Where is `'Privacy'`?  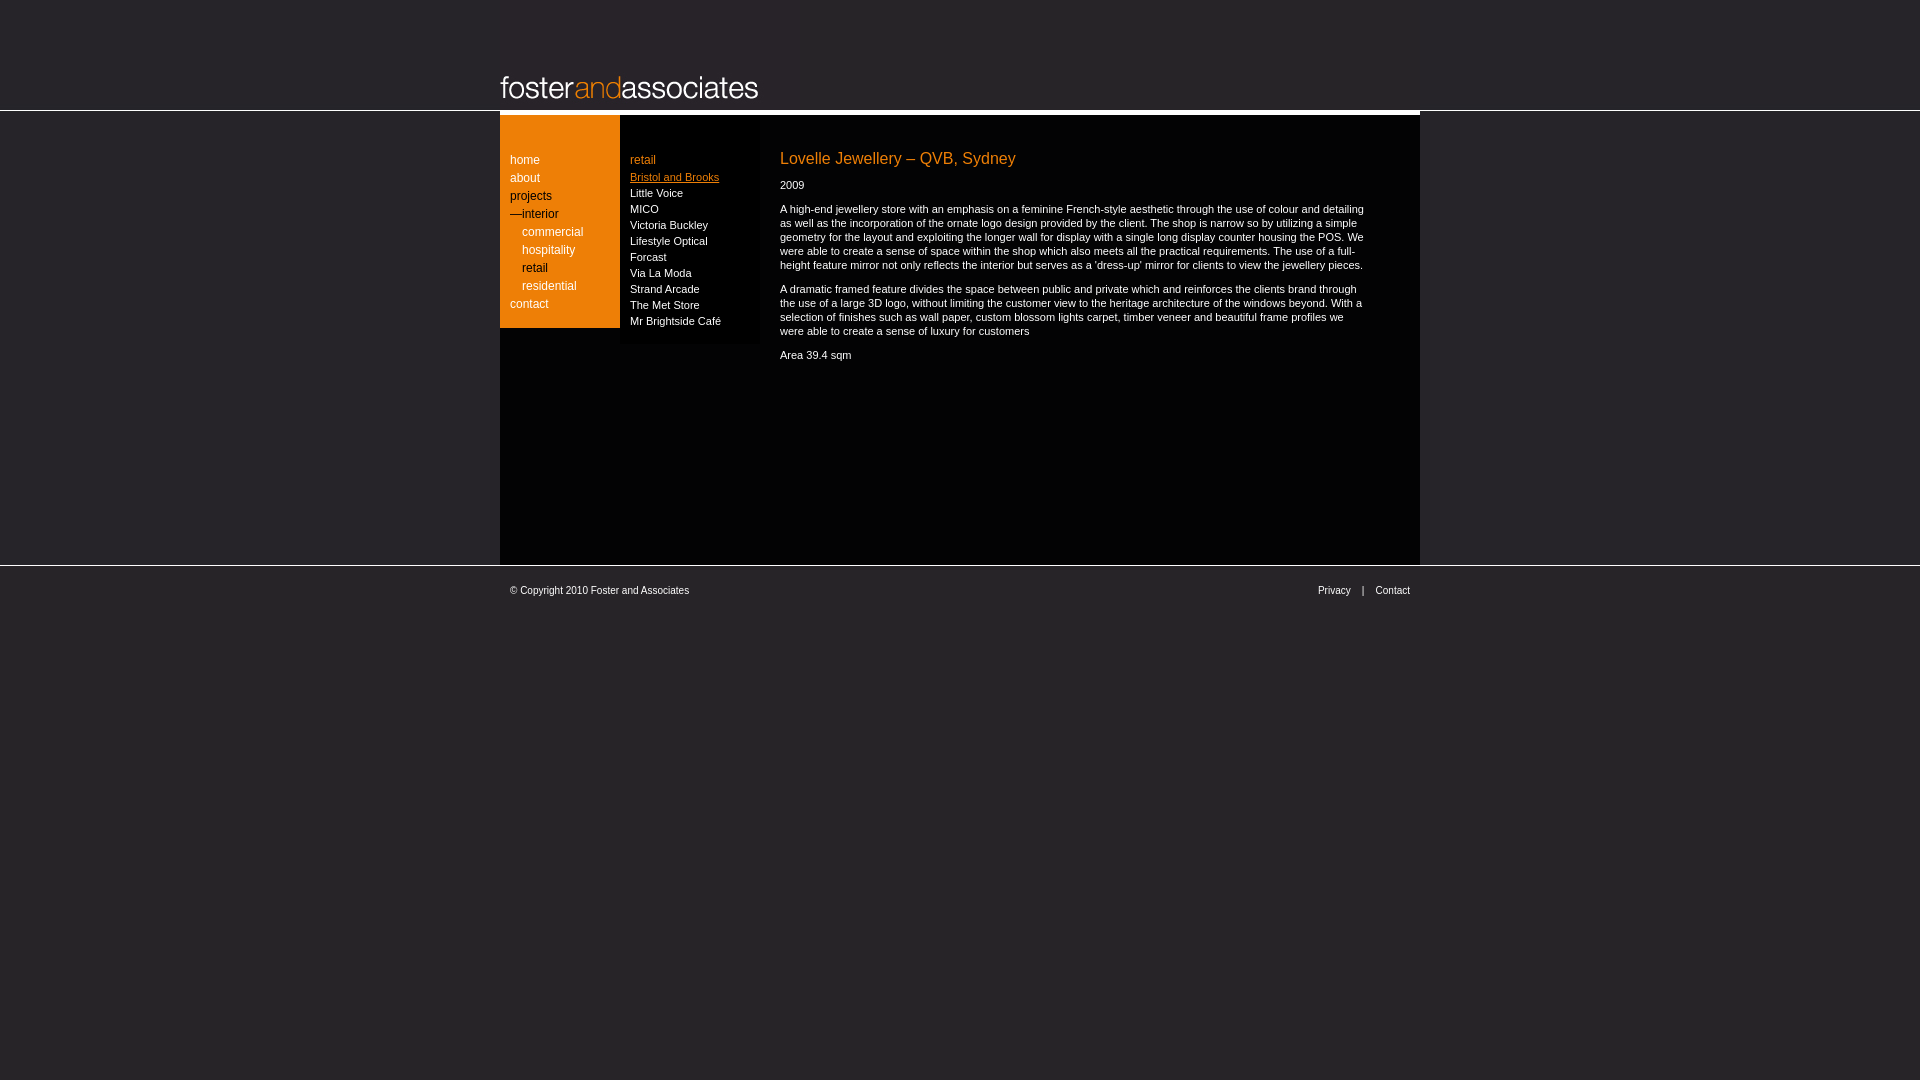
'Privacy' is located at coordinates (1334, 589).